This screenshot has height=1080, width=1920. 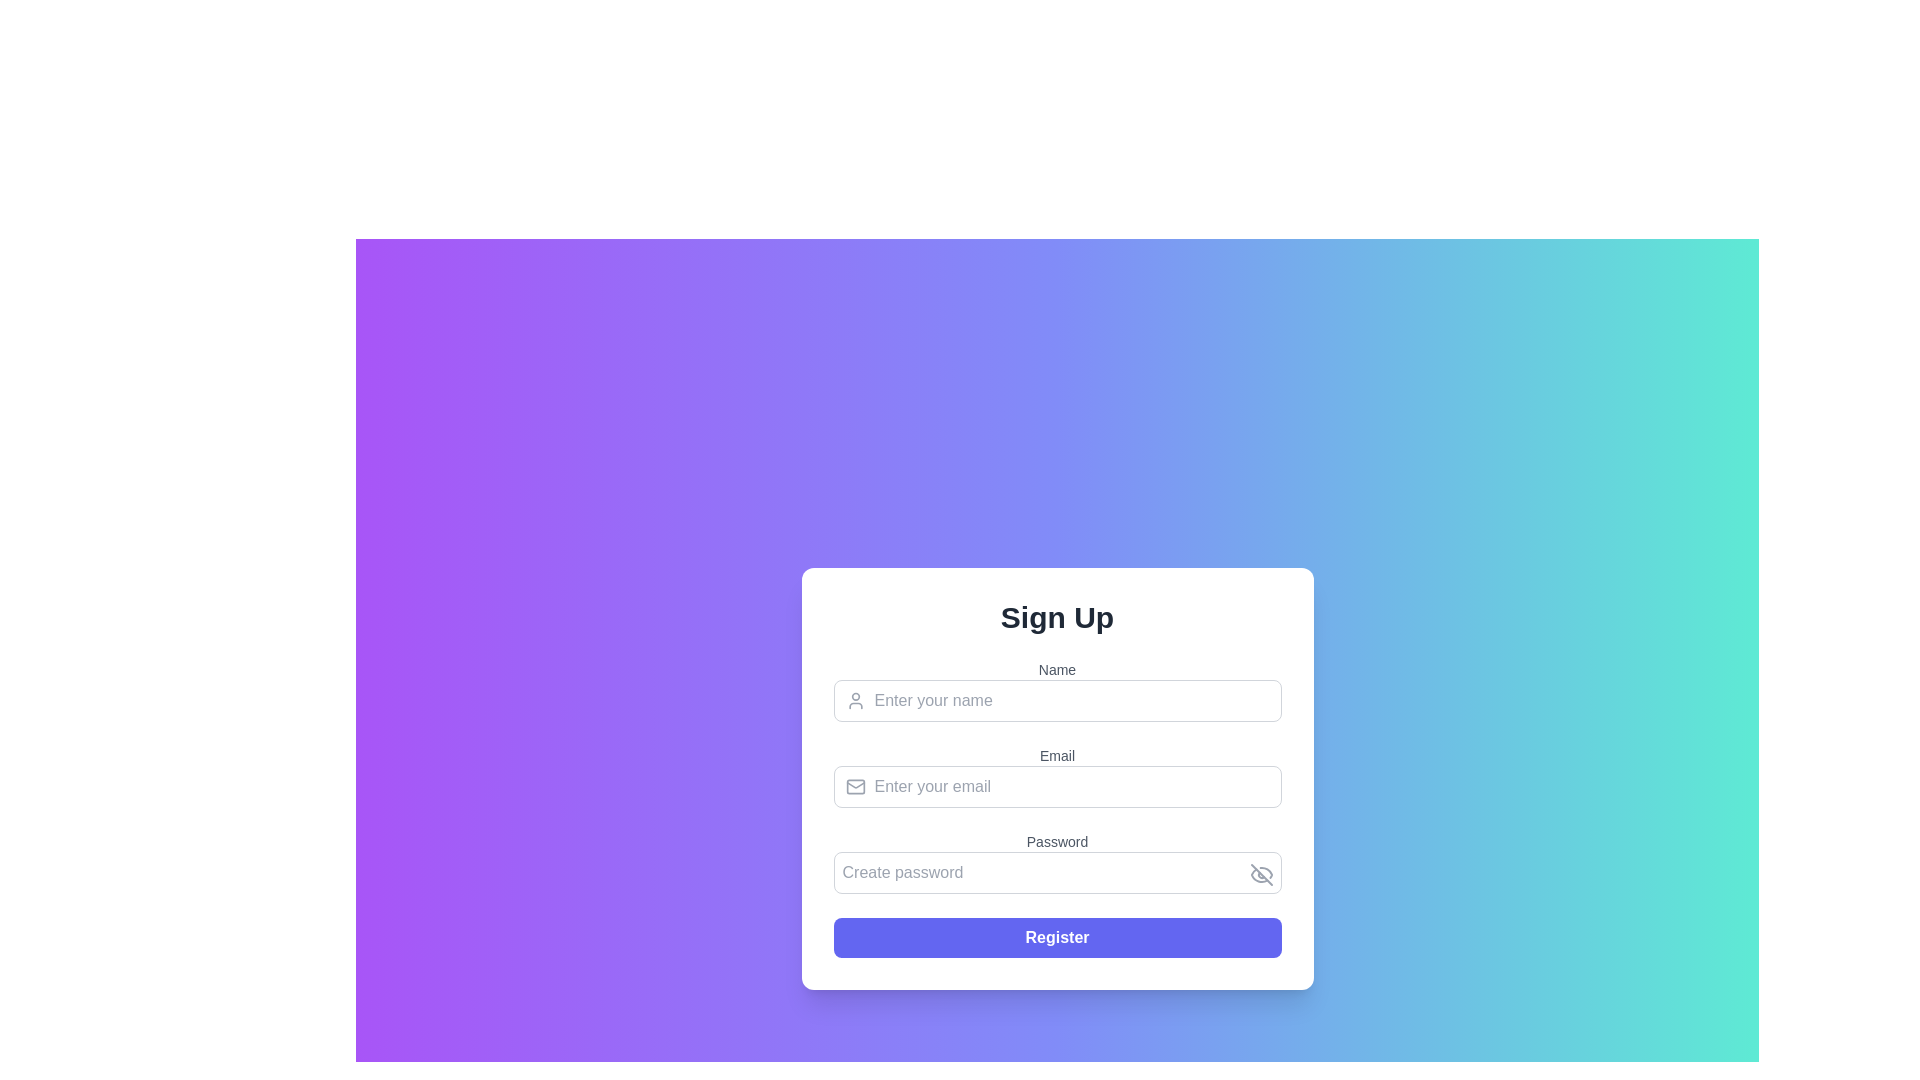 I want to click on the email icon, which is positioned at the left side of the email input field, aligned vertically with its center, so click(x=855, y=785).